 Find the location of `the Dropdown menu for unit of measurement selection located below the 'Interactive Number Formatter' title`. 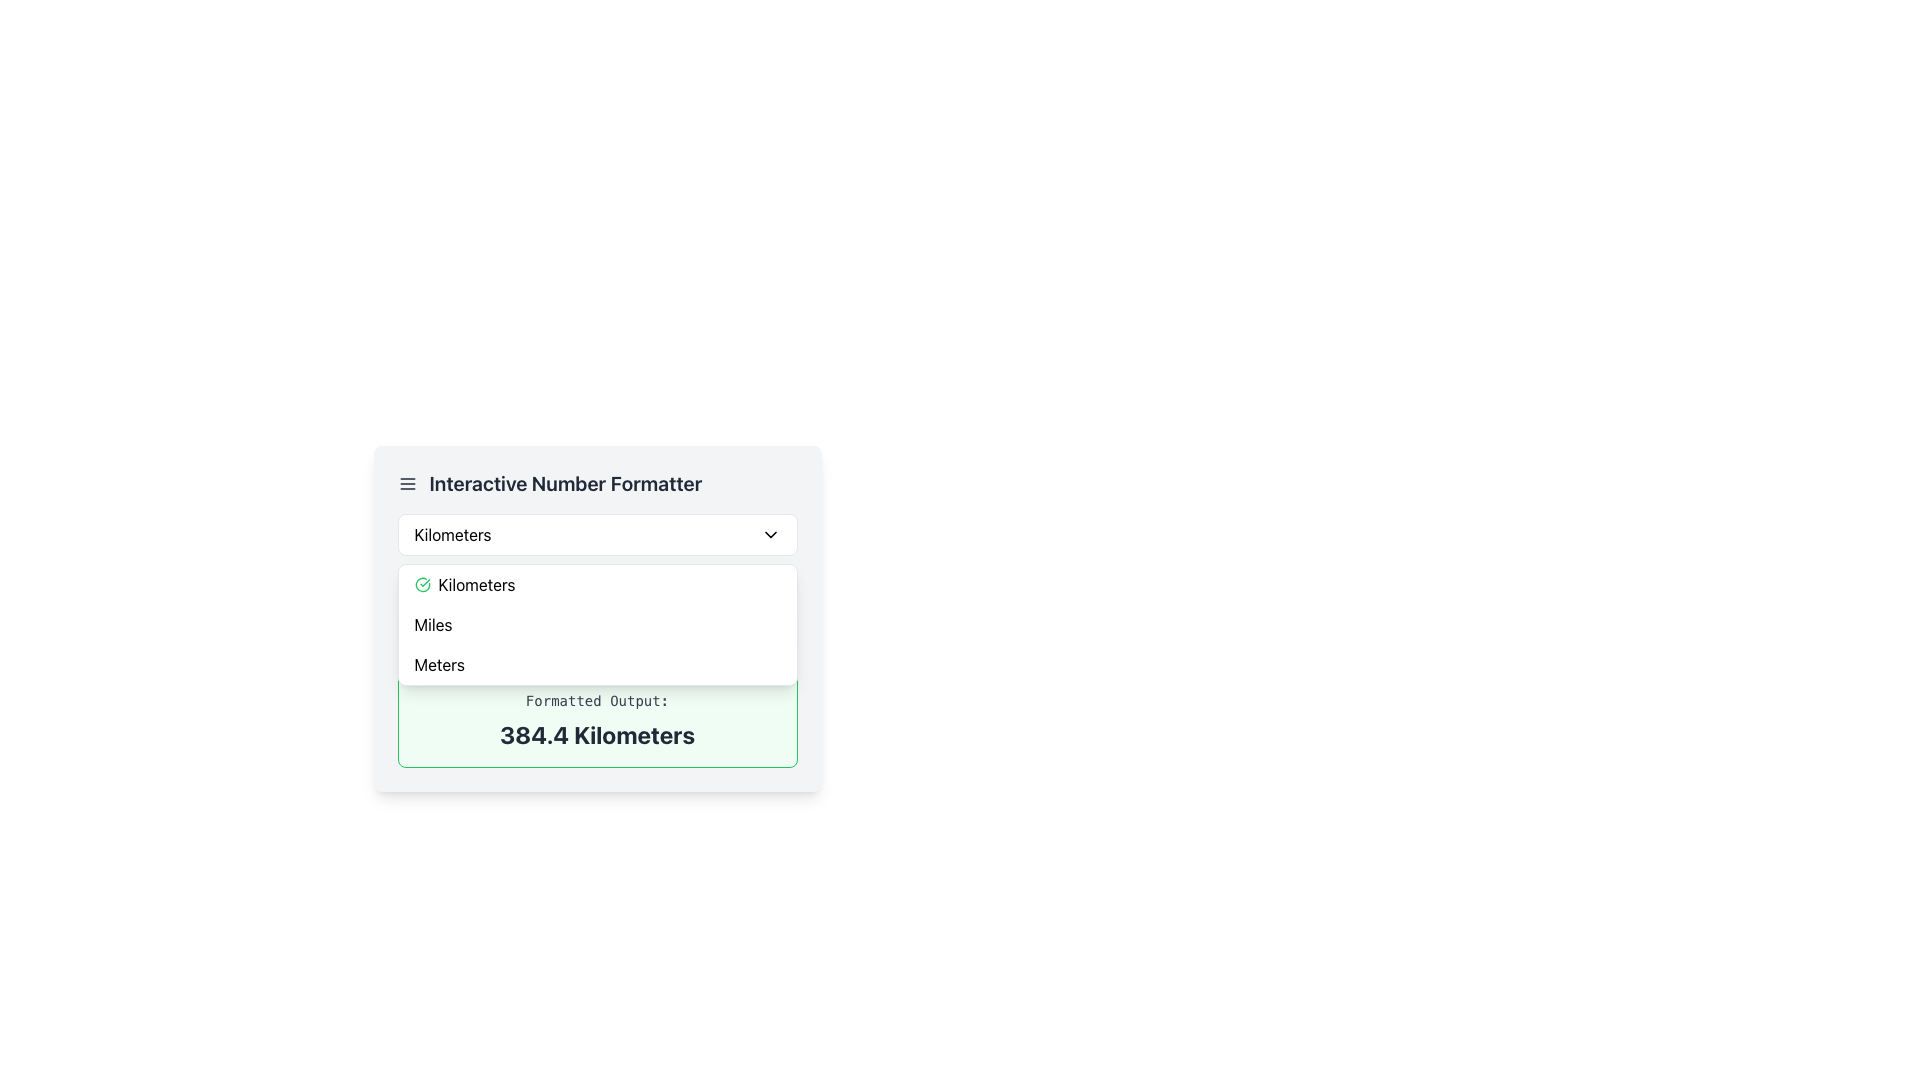

the Dropdown menu for unit of measurement selection located below the 'Interactive Number Formatter' title is located at coordinates (596, 534).